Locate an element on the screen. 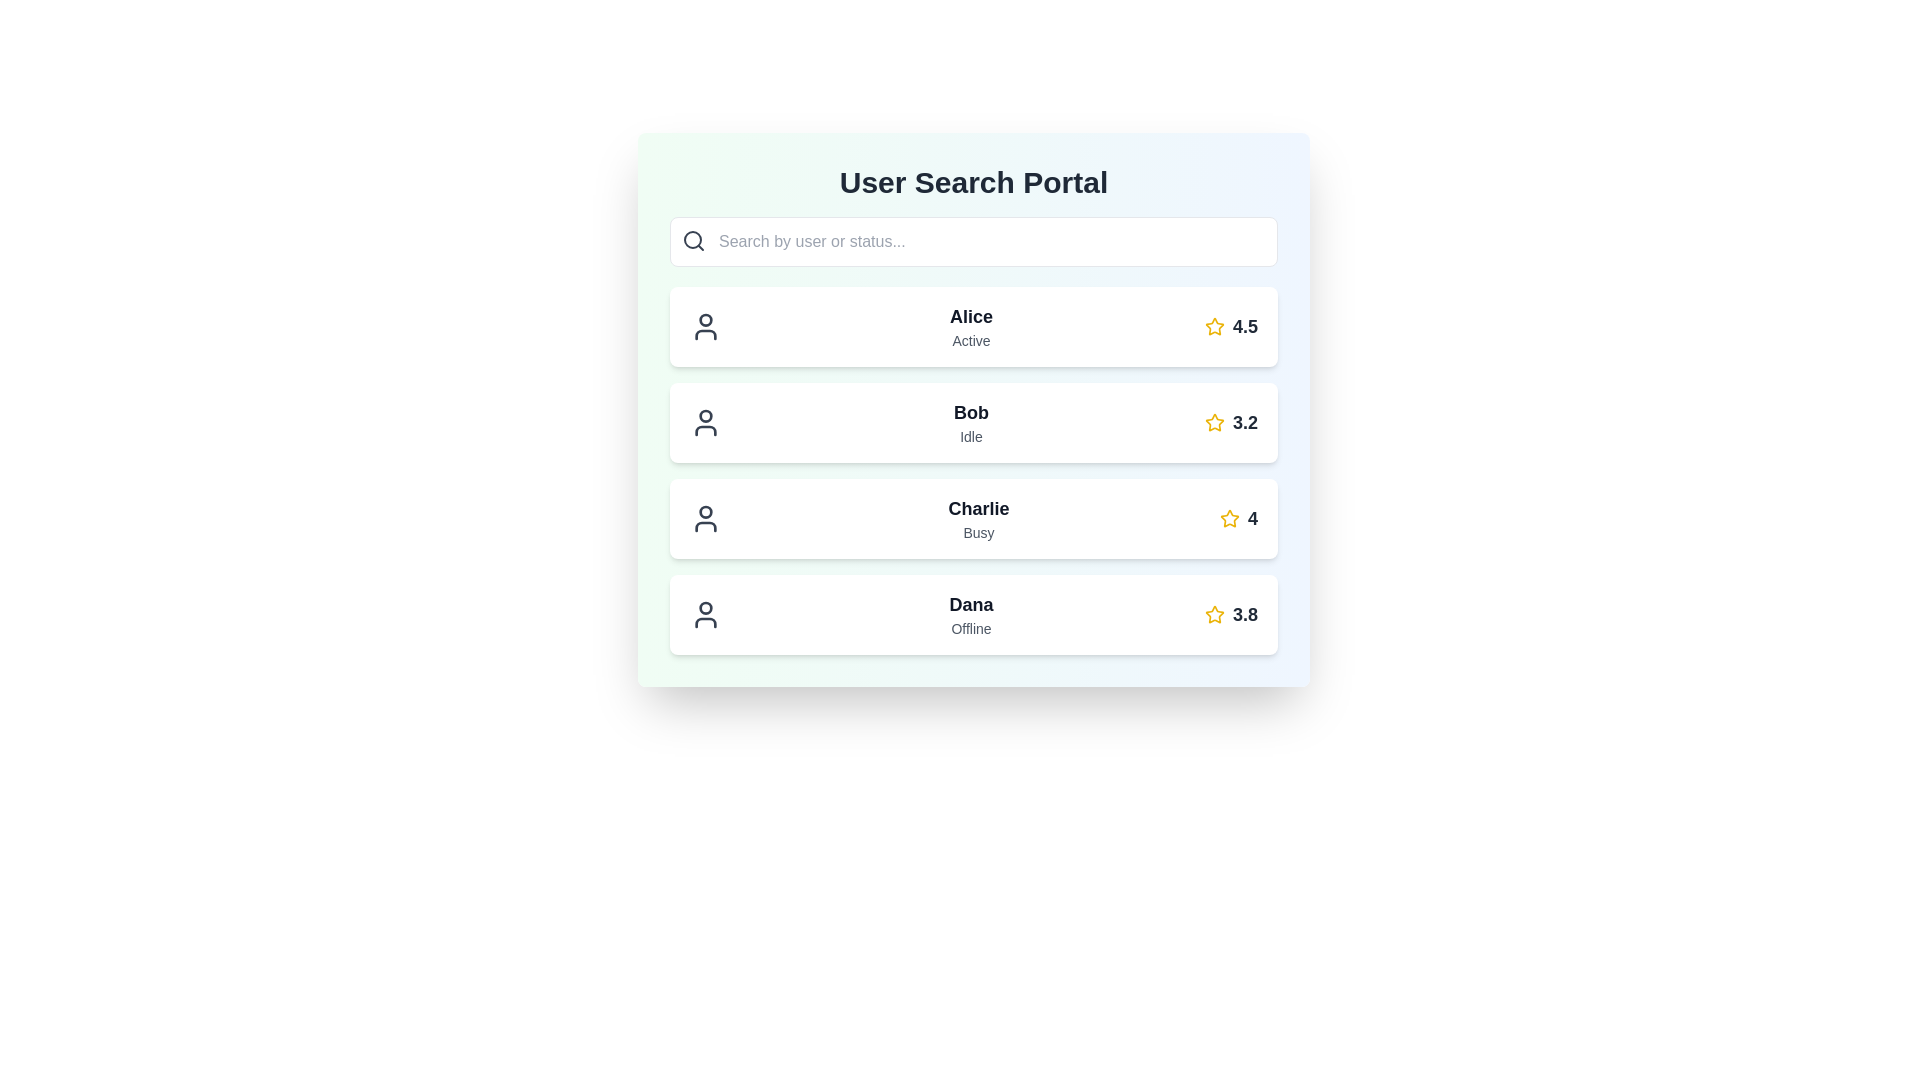 This screenshot has height=1080, width=1920. the decorative search icon located to the left of the placeholder text 'Search by user or status...' in the search input field is located at coordinates (694, 239).